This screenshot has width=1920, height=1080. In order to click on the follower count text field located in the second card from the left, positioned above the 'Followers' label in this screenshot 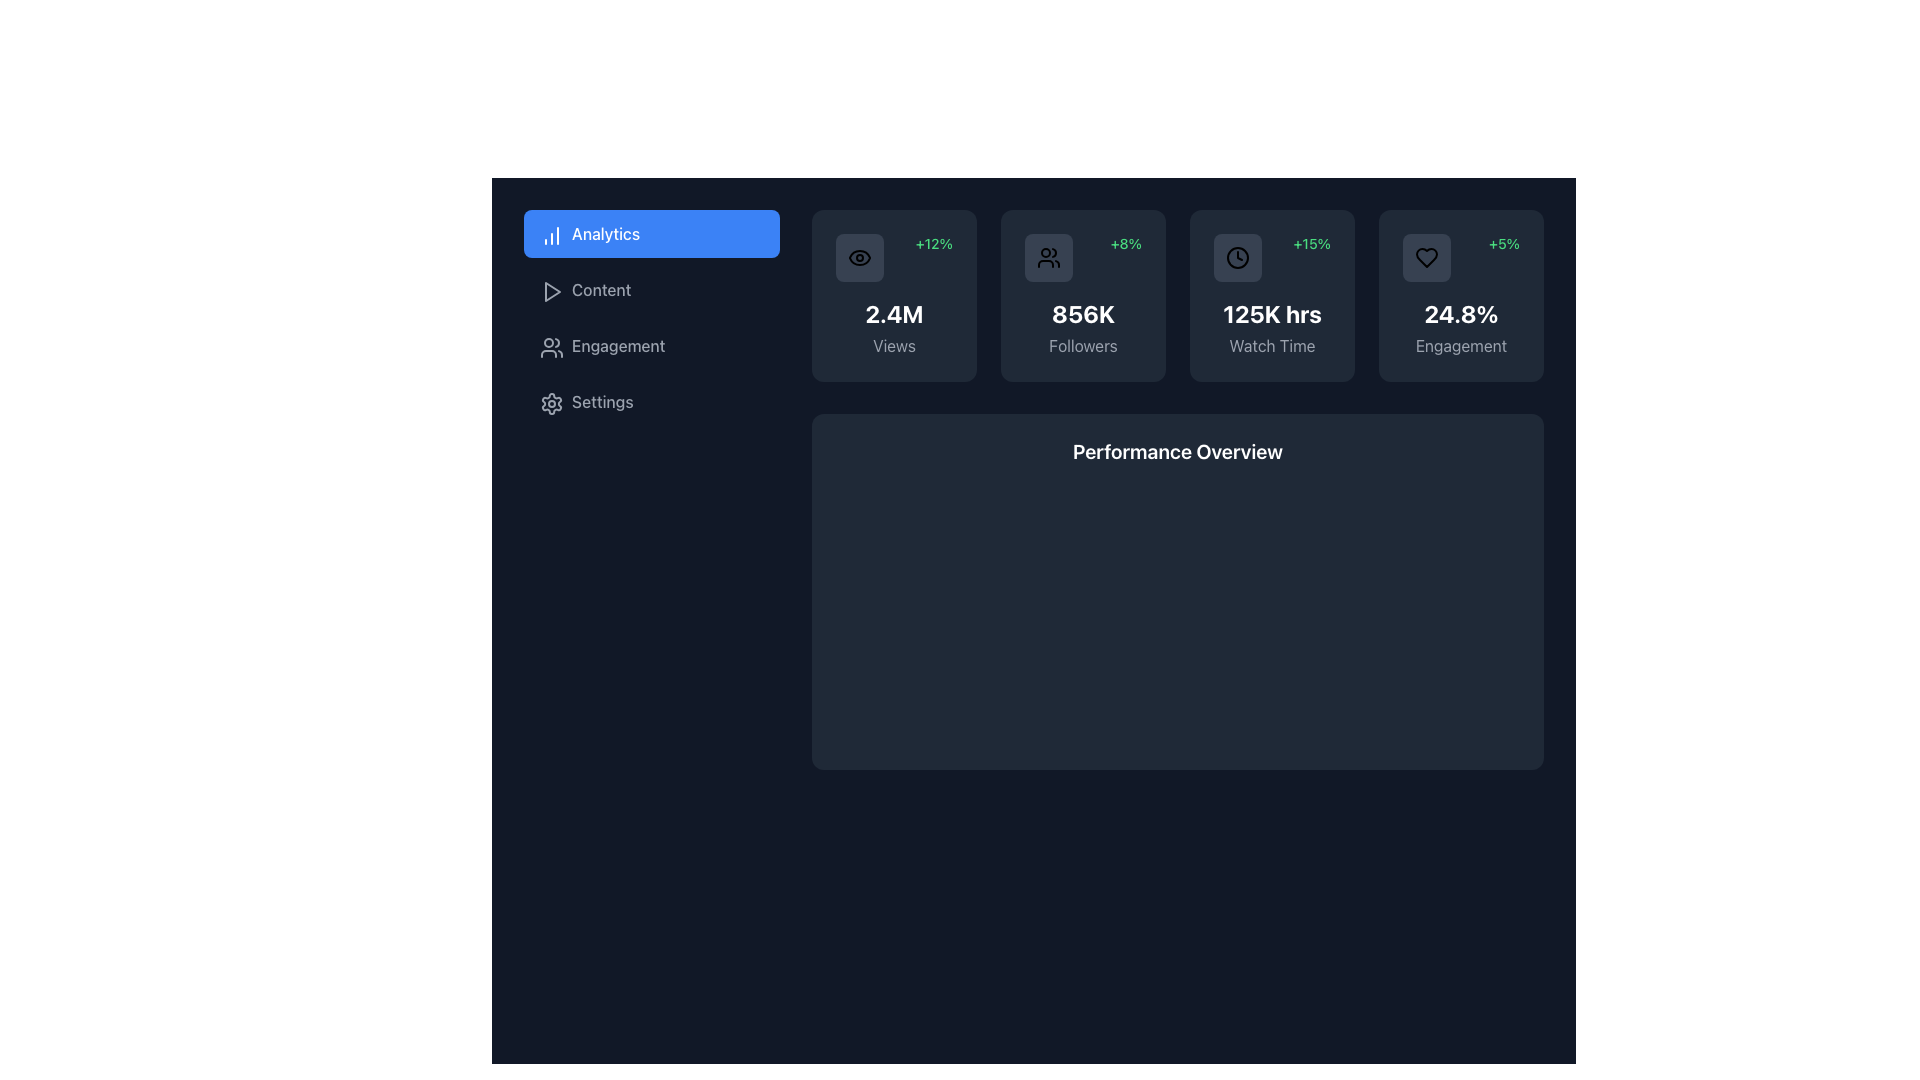, I will do `click(1082, 313)`.